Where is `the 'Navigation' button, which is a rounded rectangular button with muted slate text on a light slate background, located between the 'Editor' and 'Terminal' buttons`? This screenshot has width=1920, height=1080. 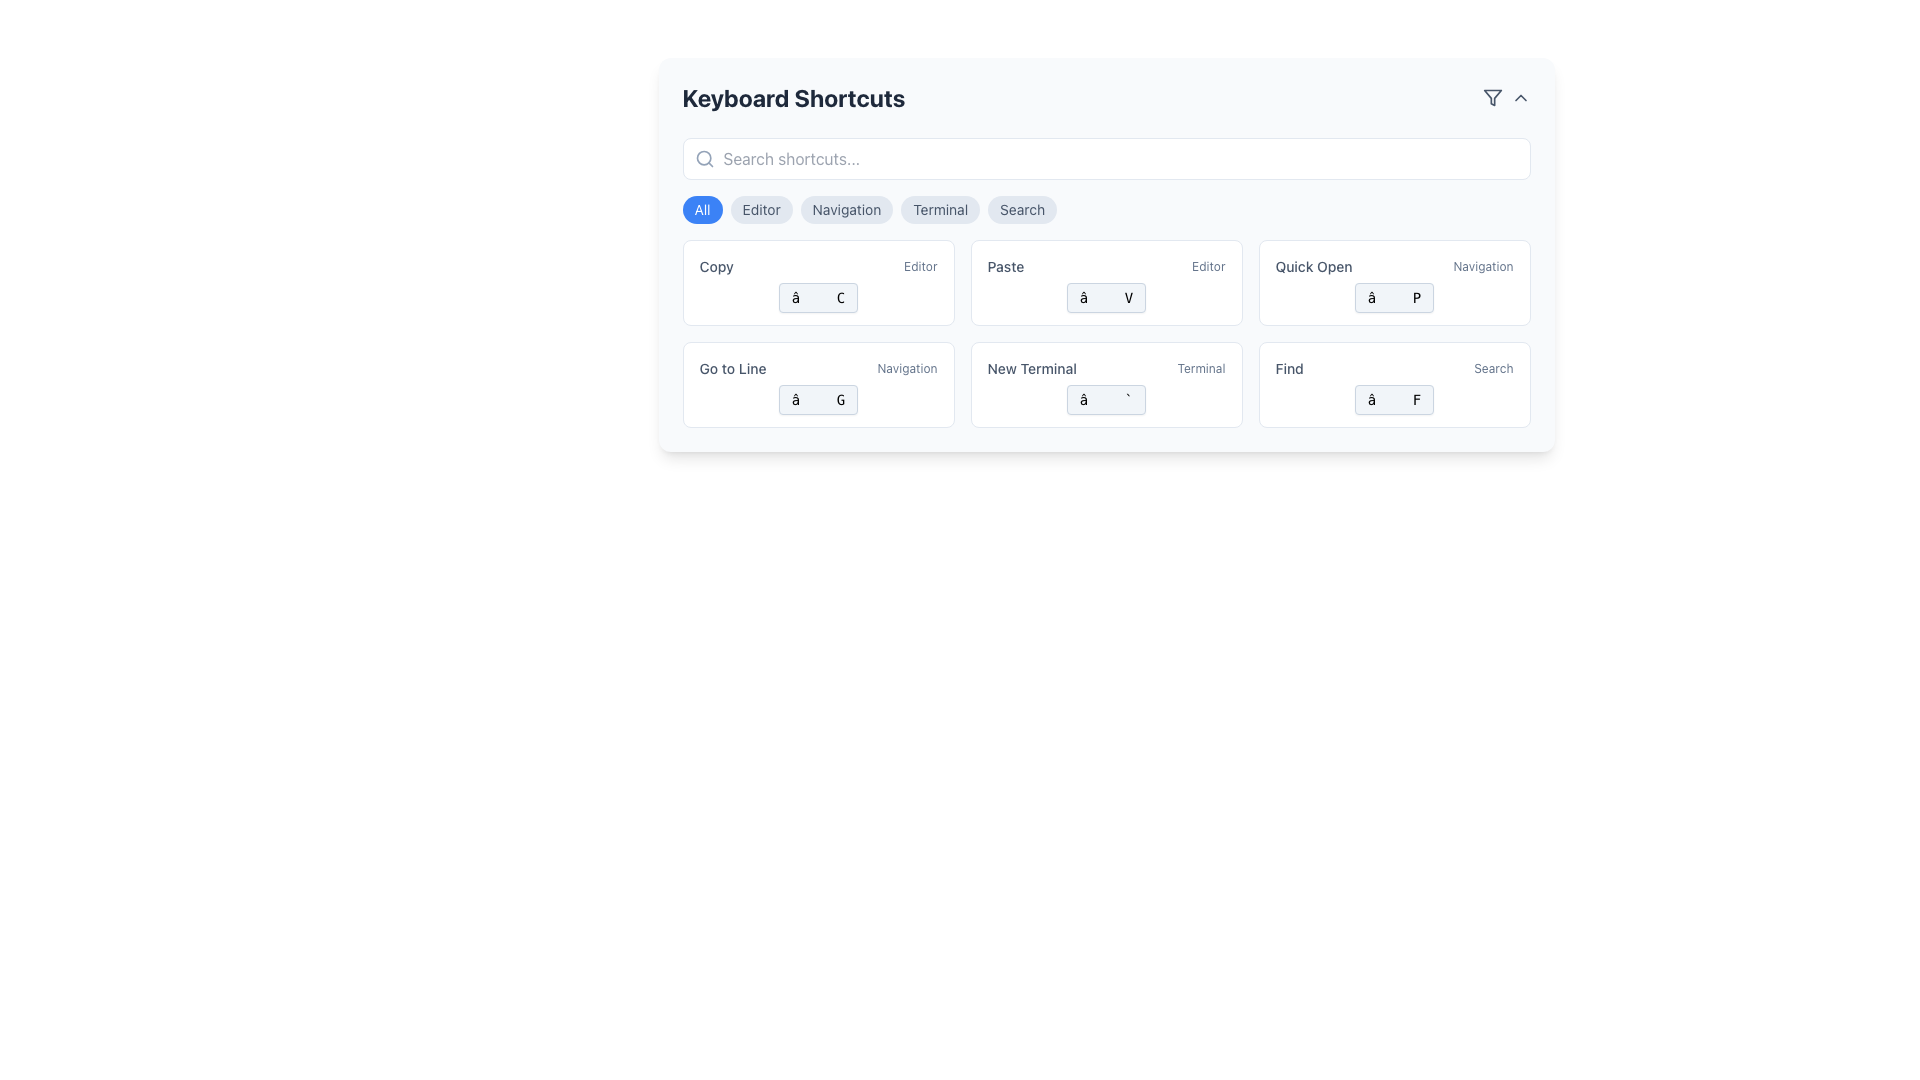 the 'Navigation' button, which is a rounded rectangular button with muted slate text on a light slate background, located between the 'Editor' and 'Terminal' buttons is located at coordinates (846, 209).